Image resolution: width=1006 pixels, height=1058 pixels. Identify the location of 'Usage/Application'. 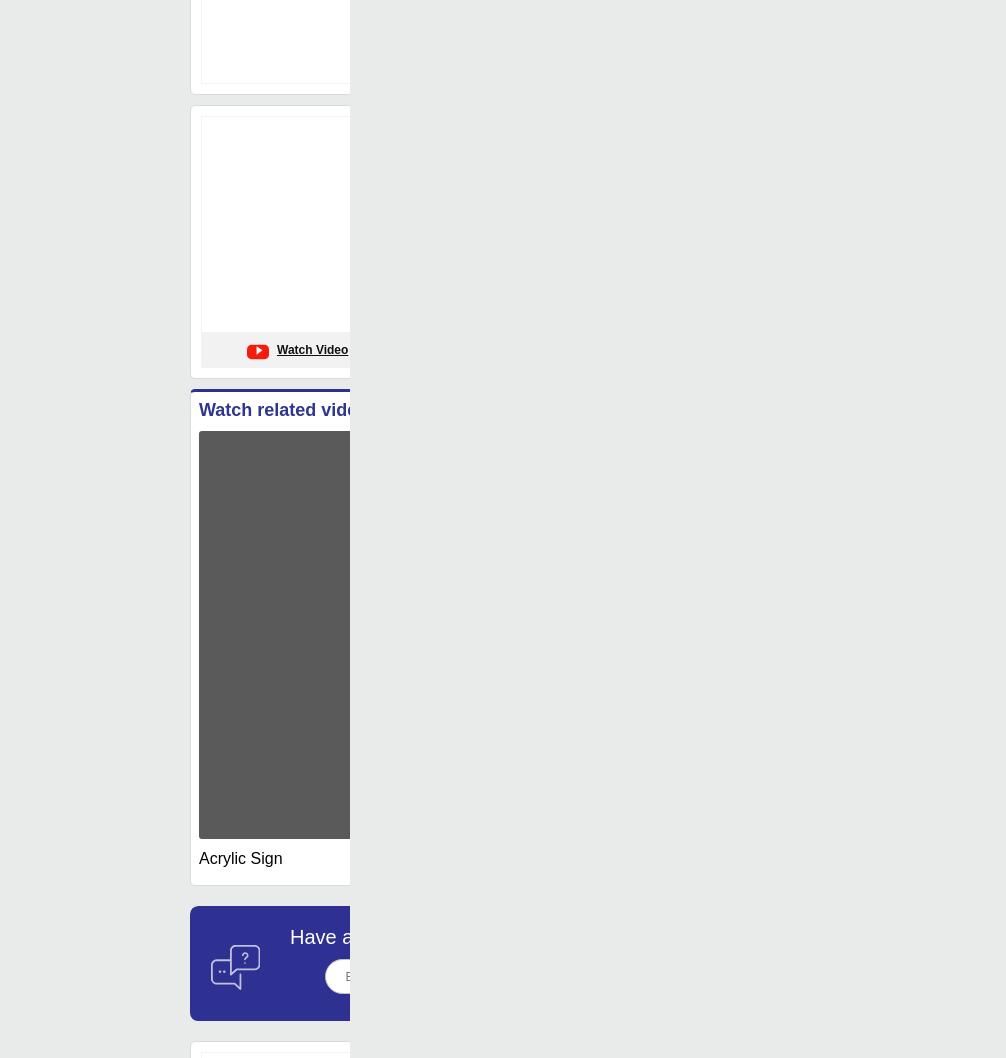
(528, 305).